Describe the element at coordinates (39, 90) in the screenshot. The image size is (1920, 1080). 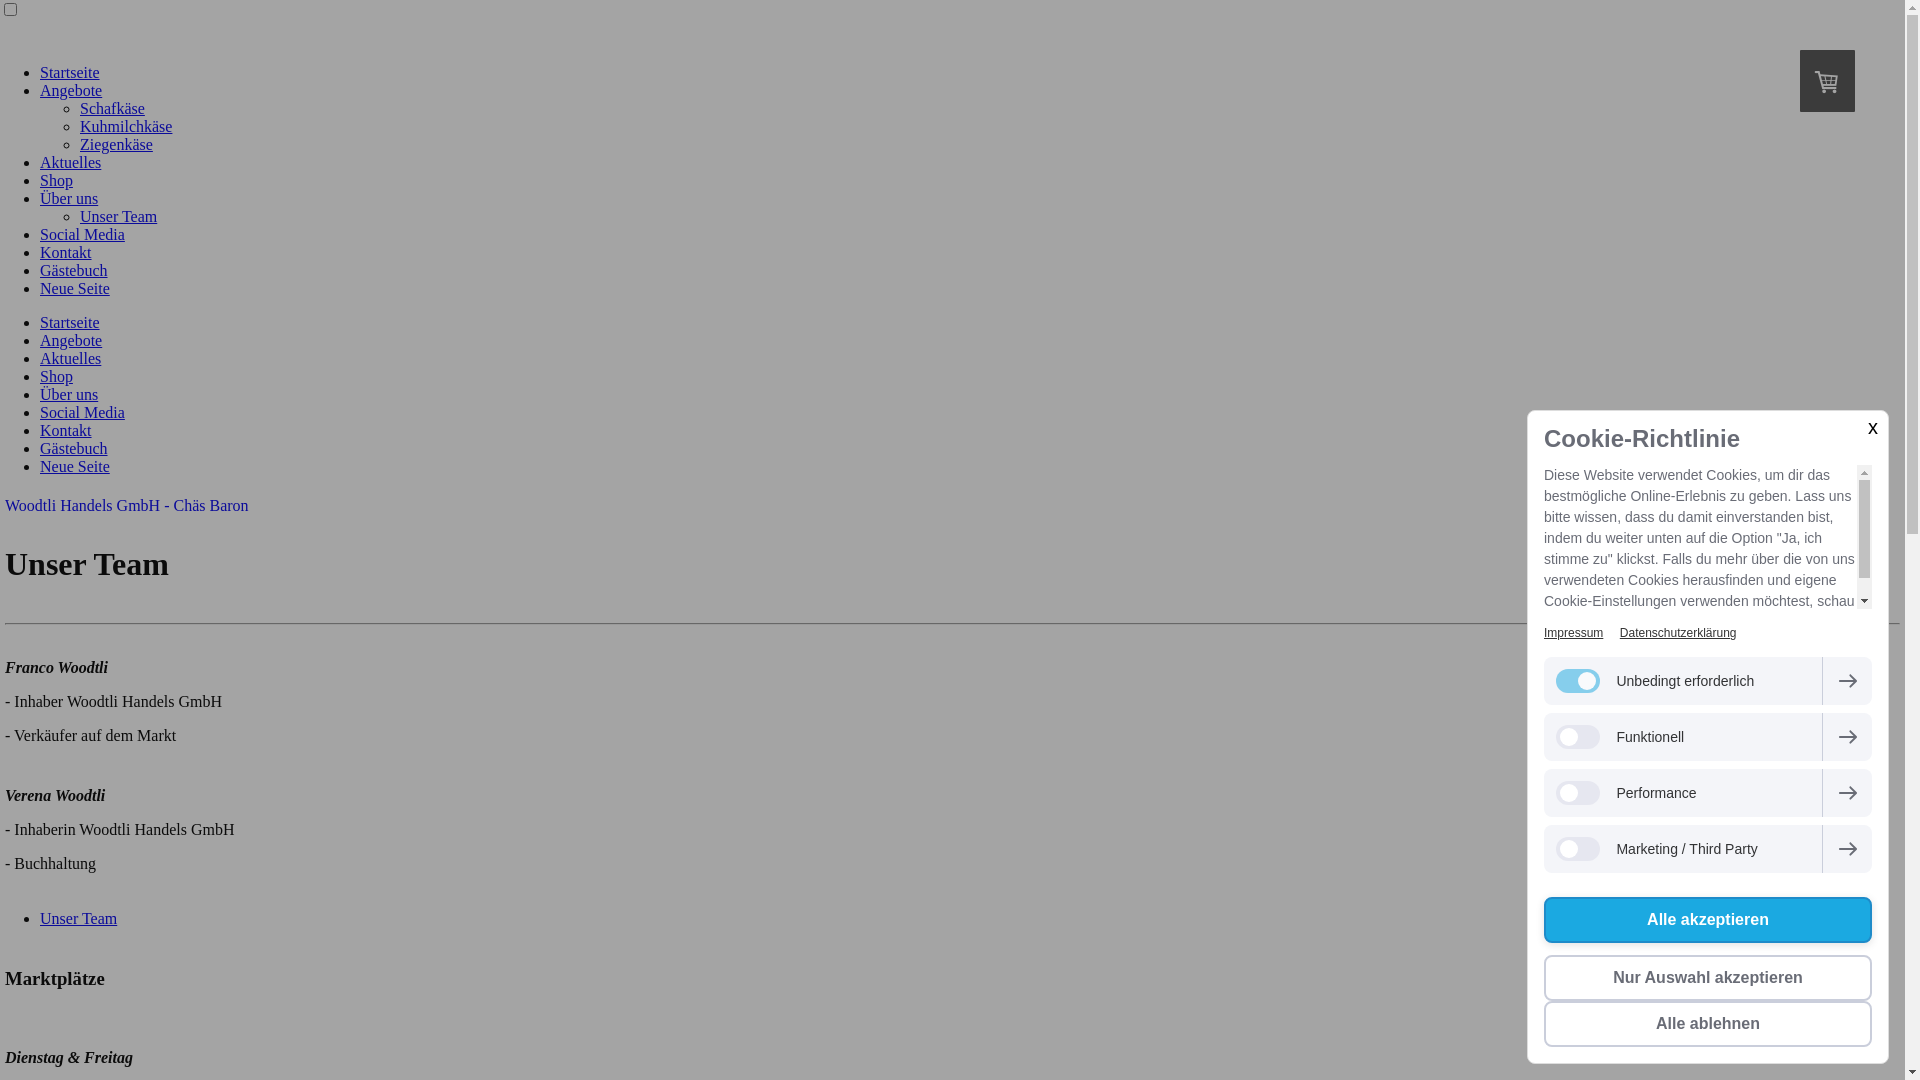
I see `'Angebote'` at that location.